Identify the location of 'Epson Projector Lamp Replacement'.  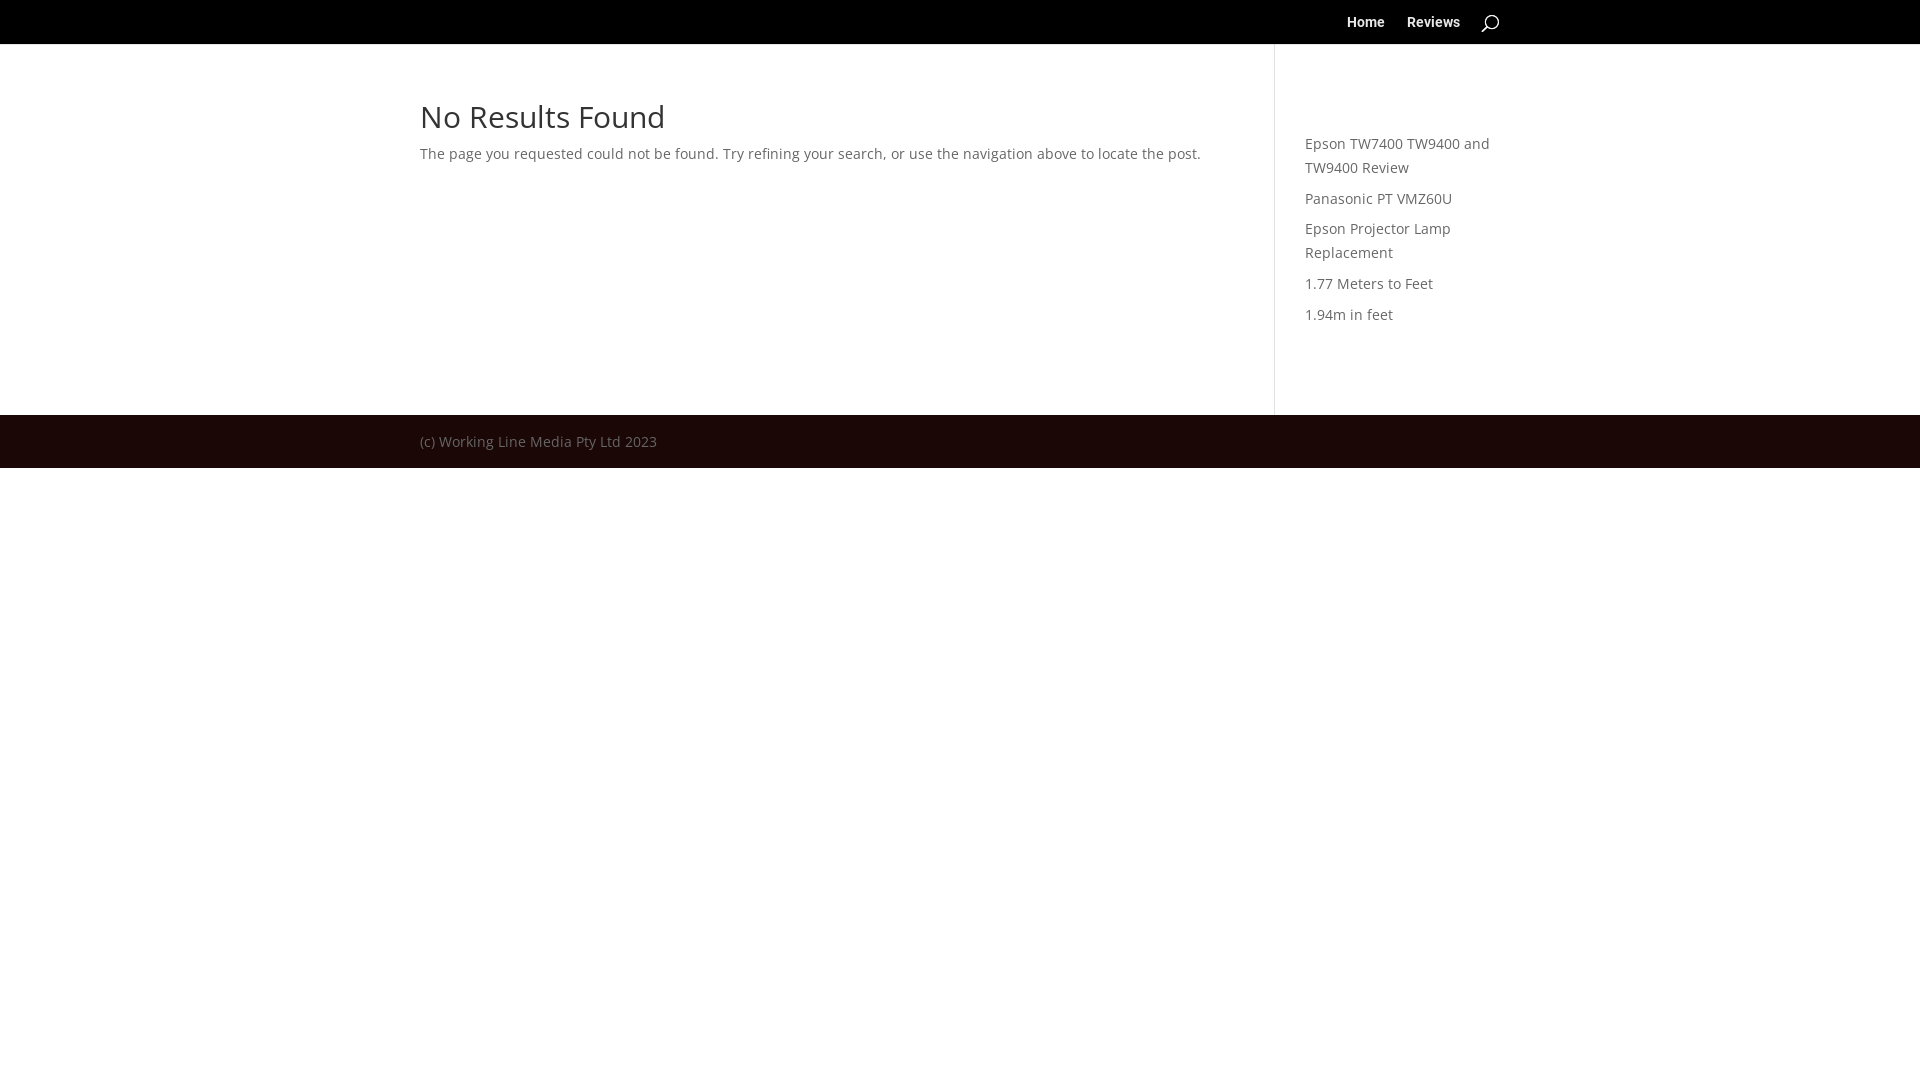
(1376, 239).